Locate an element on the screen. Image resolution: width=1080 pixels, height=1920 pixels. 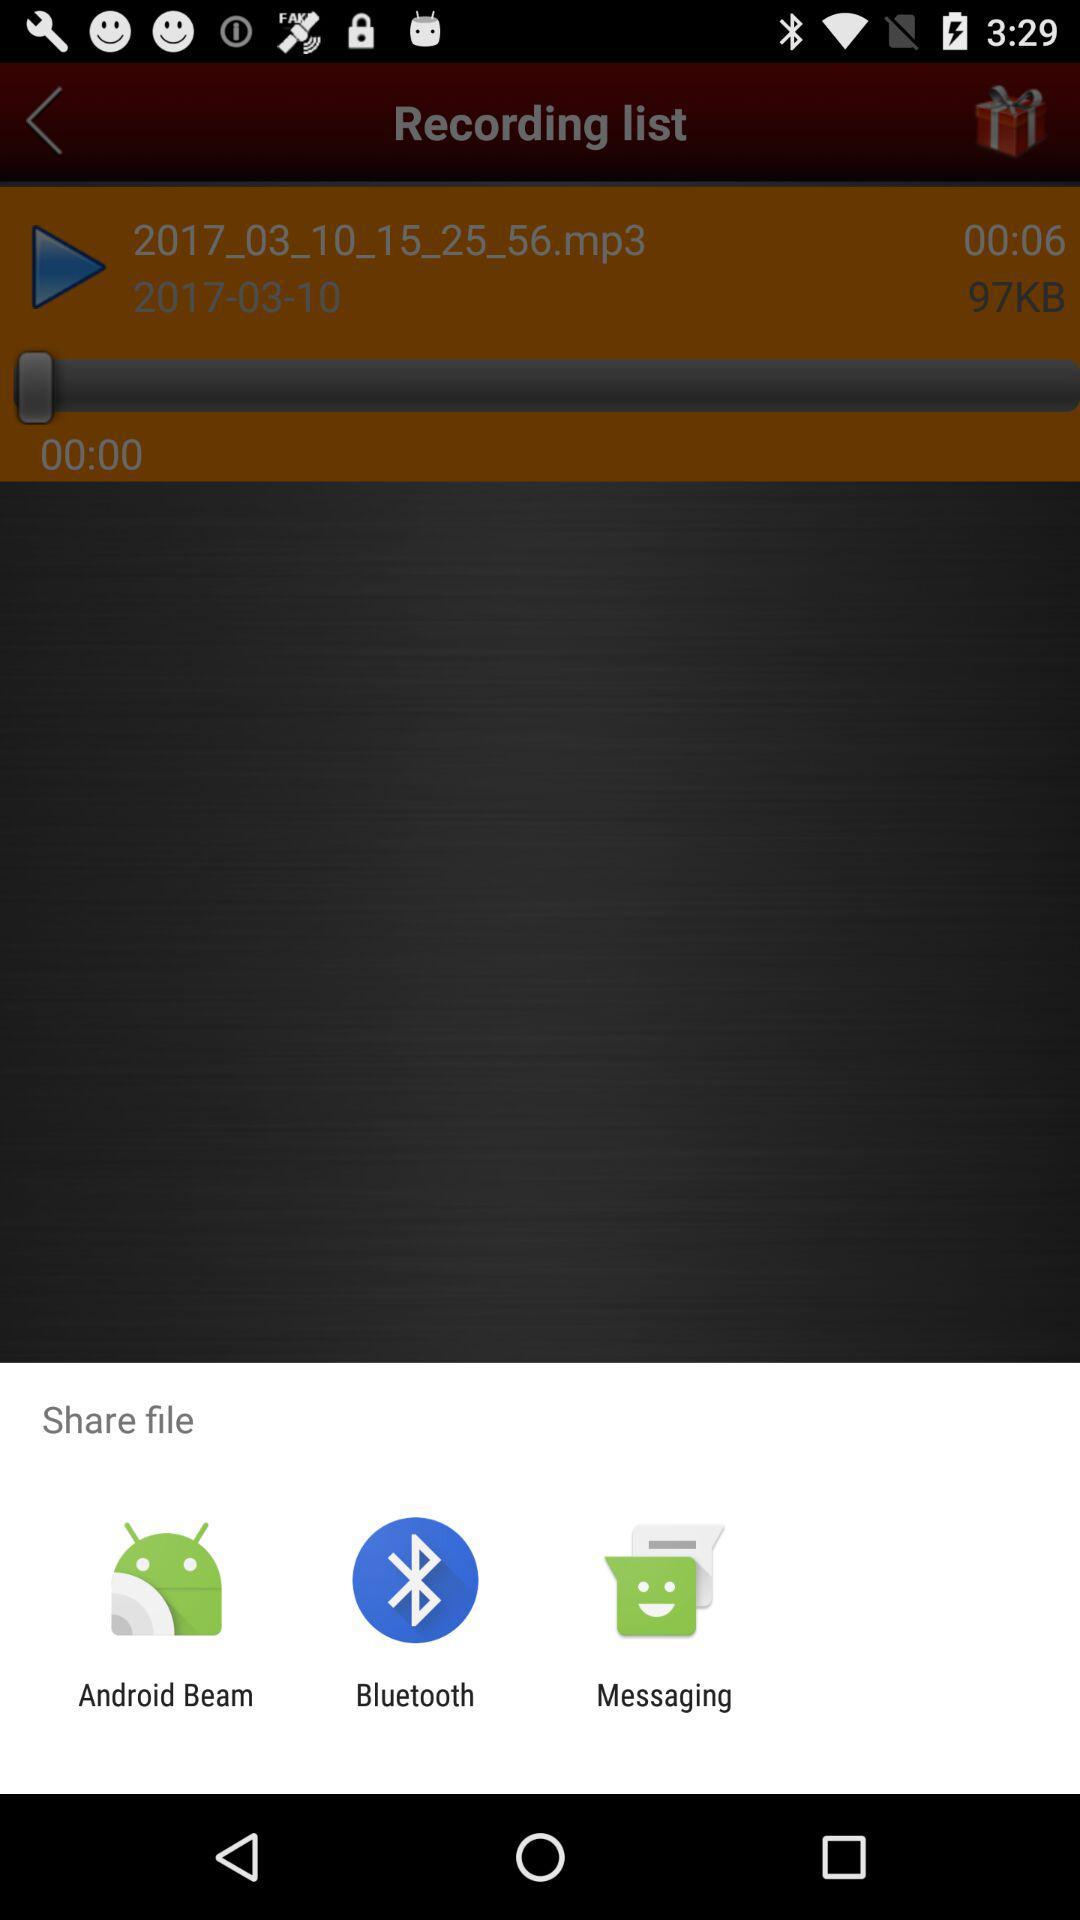
messaging is located at coordinates (664, 1711).